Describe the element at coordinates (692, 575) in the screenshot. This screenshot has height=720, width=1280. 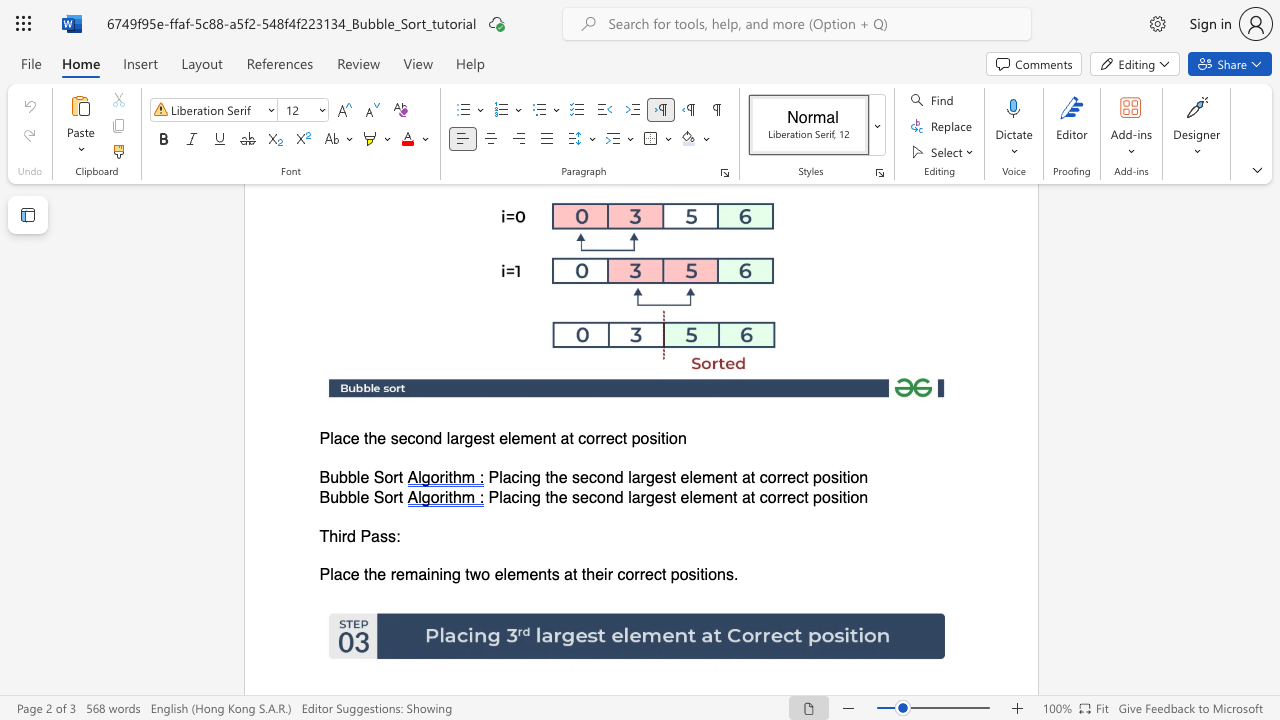
I see `the 2th character "s" in the text` at that location.